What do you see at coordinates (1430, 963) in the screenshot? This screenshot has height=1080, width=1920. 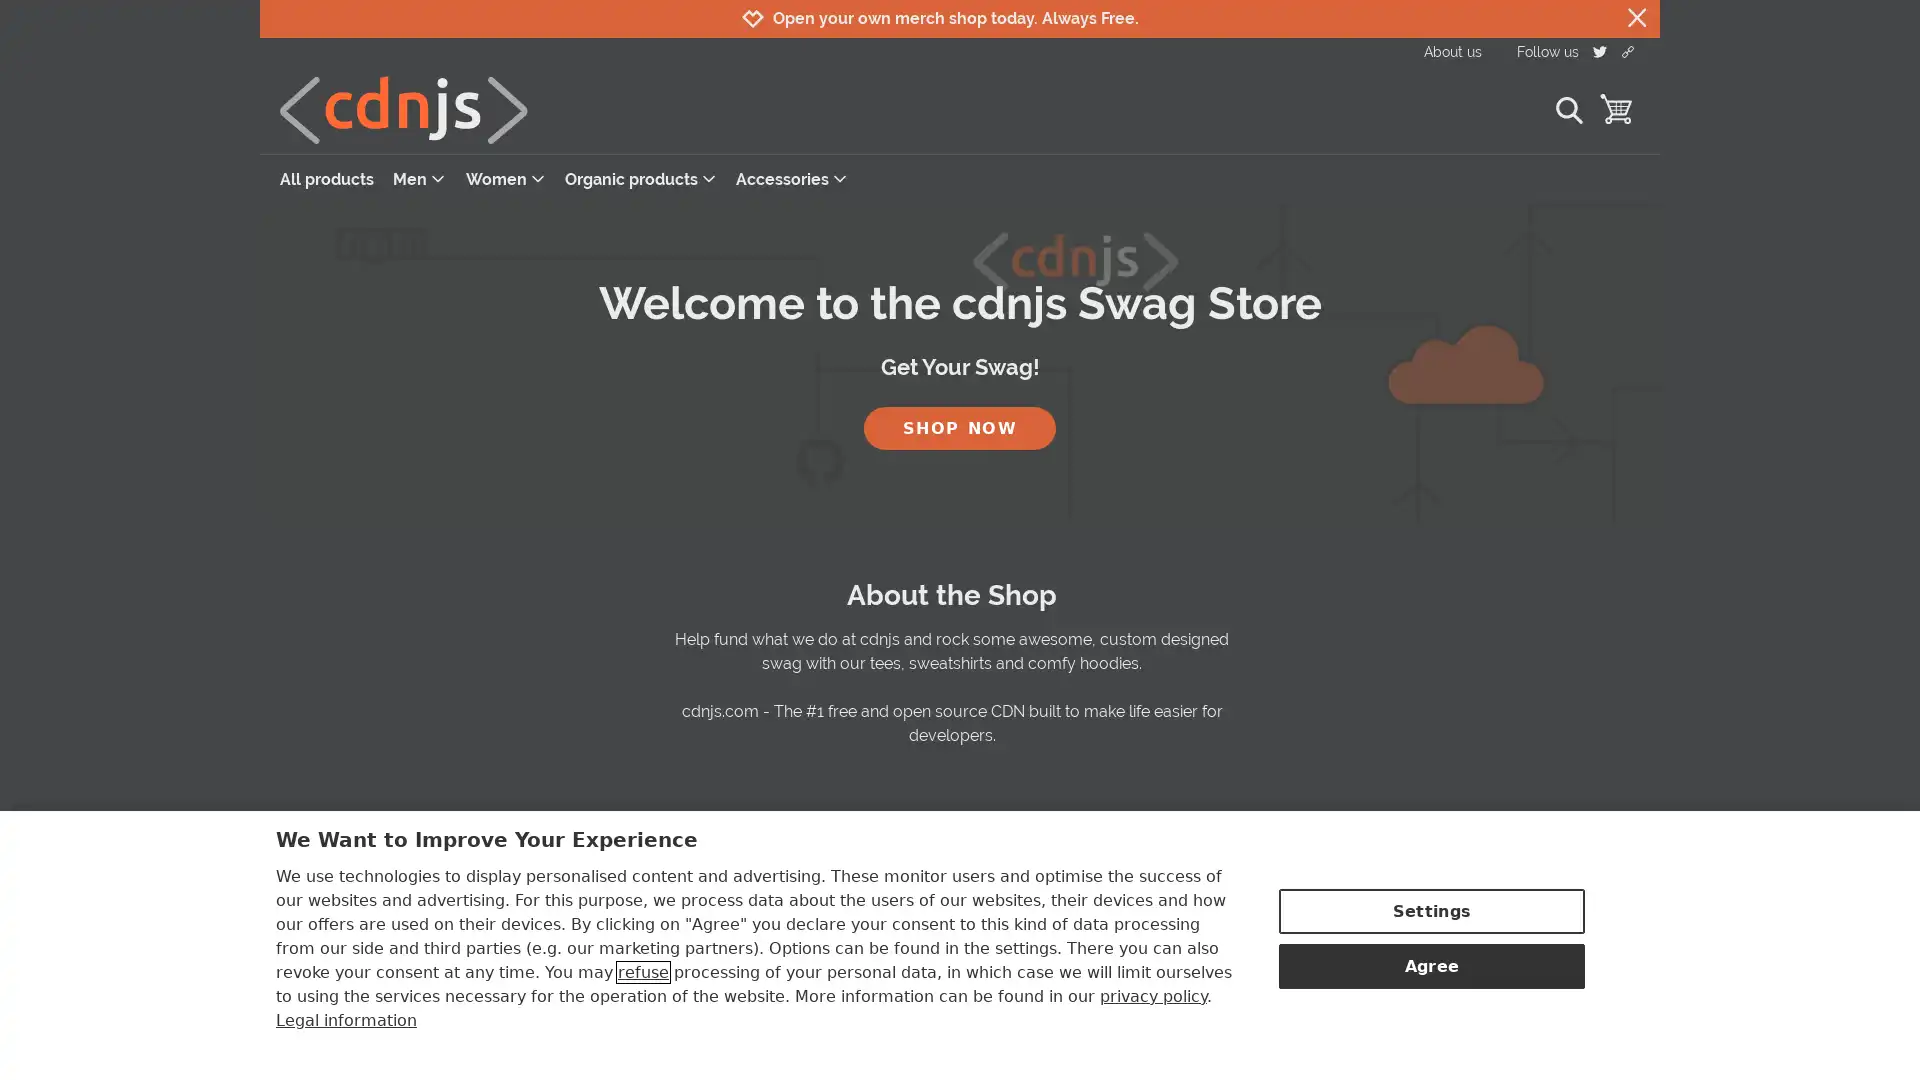 I see `Agree` at bounding box center [1430, 963].